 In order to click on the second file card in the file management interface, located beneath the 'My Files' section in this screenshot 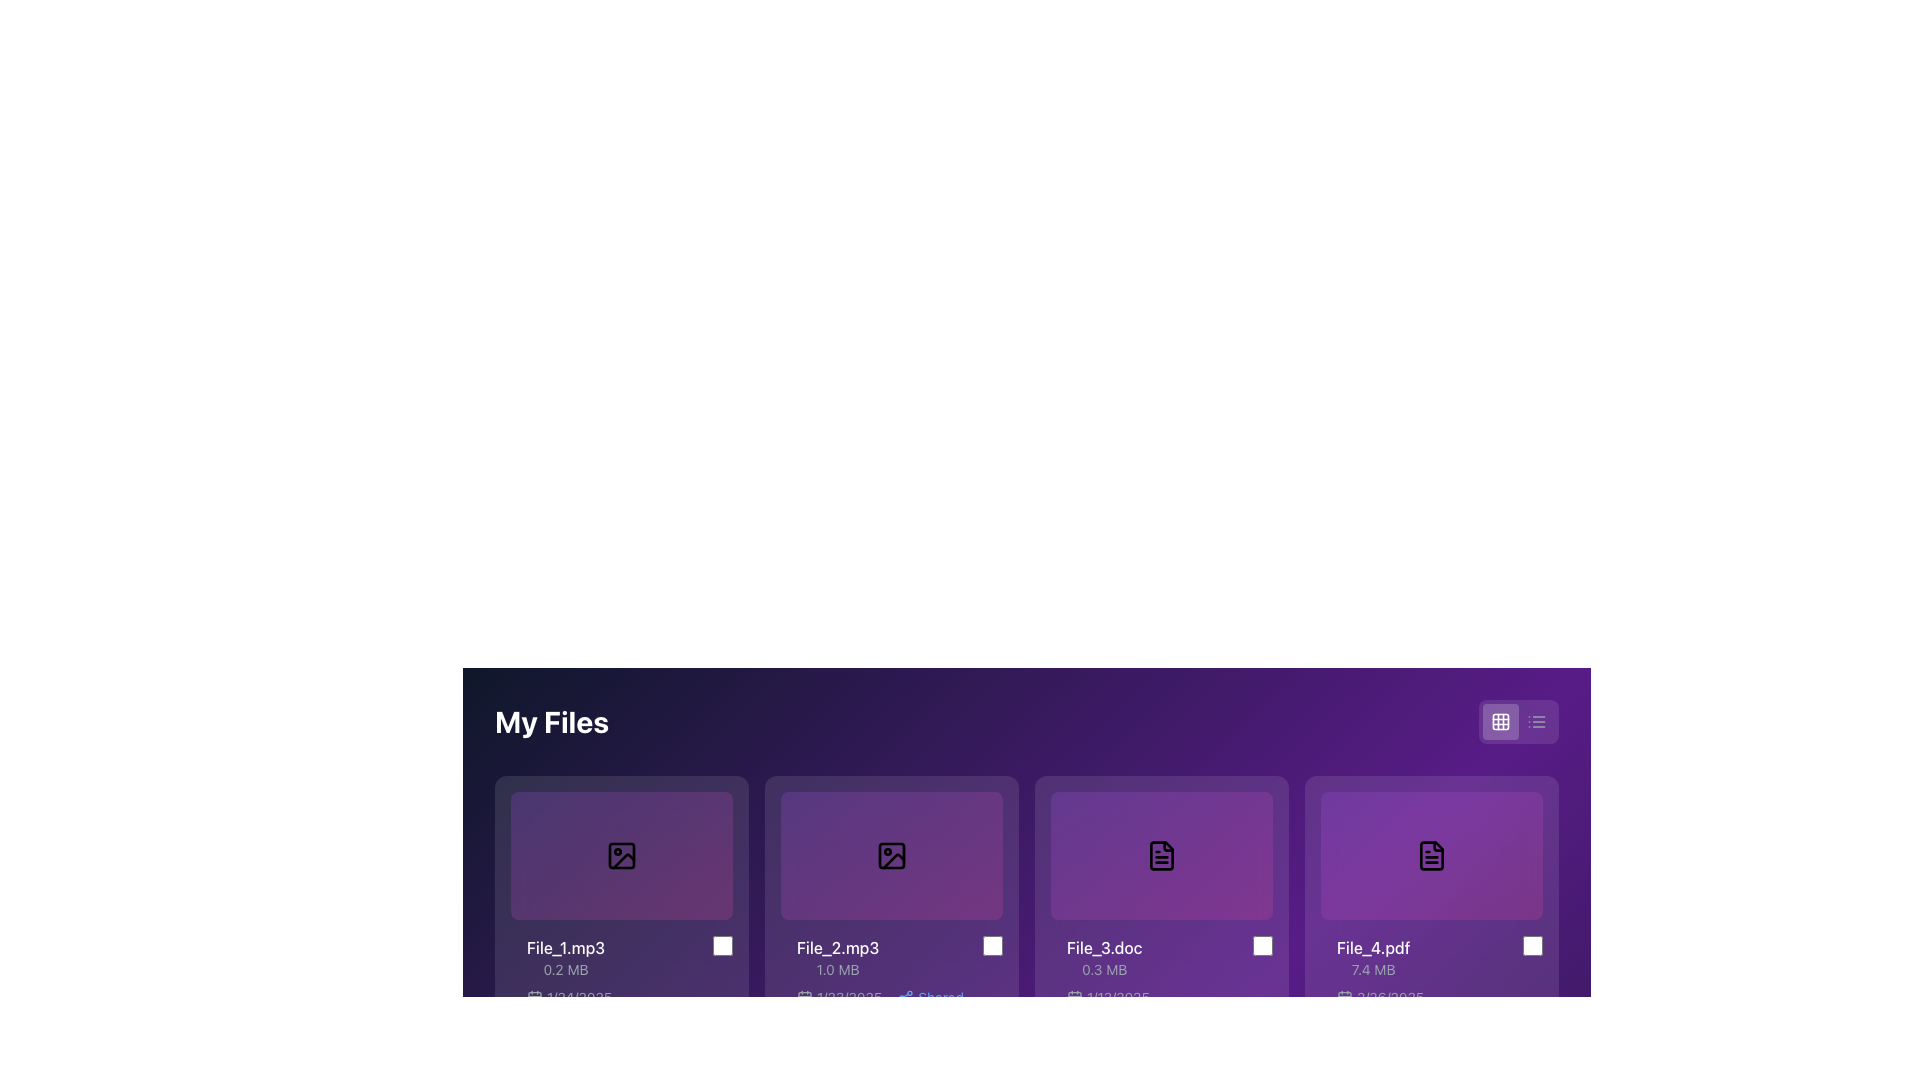, I will do `click(891, 898)`.